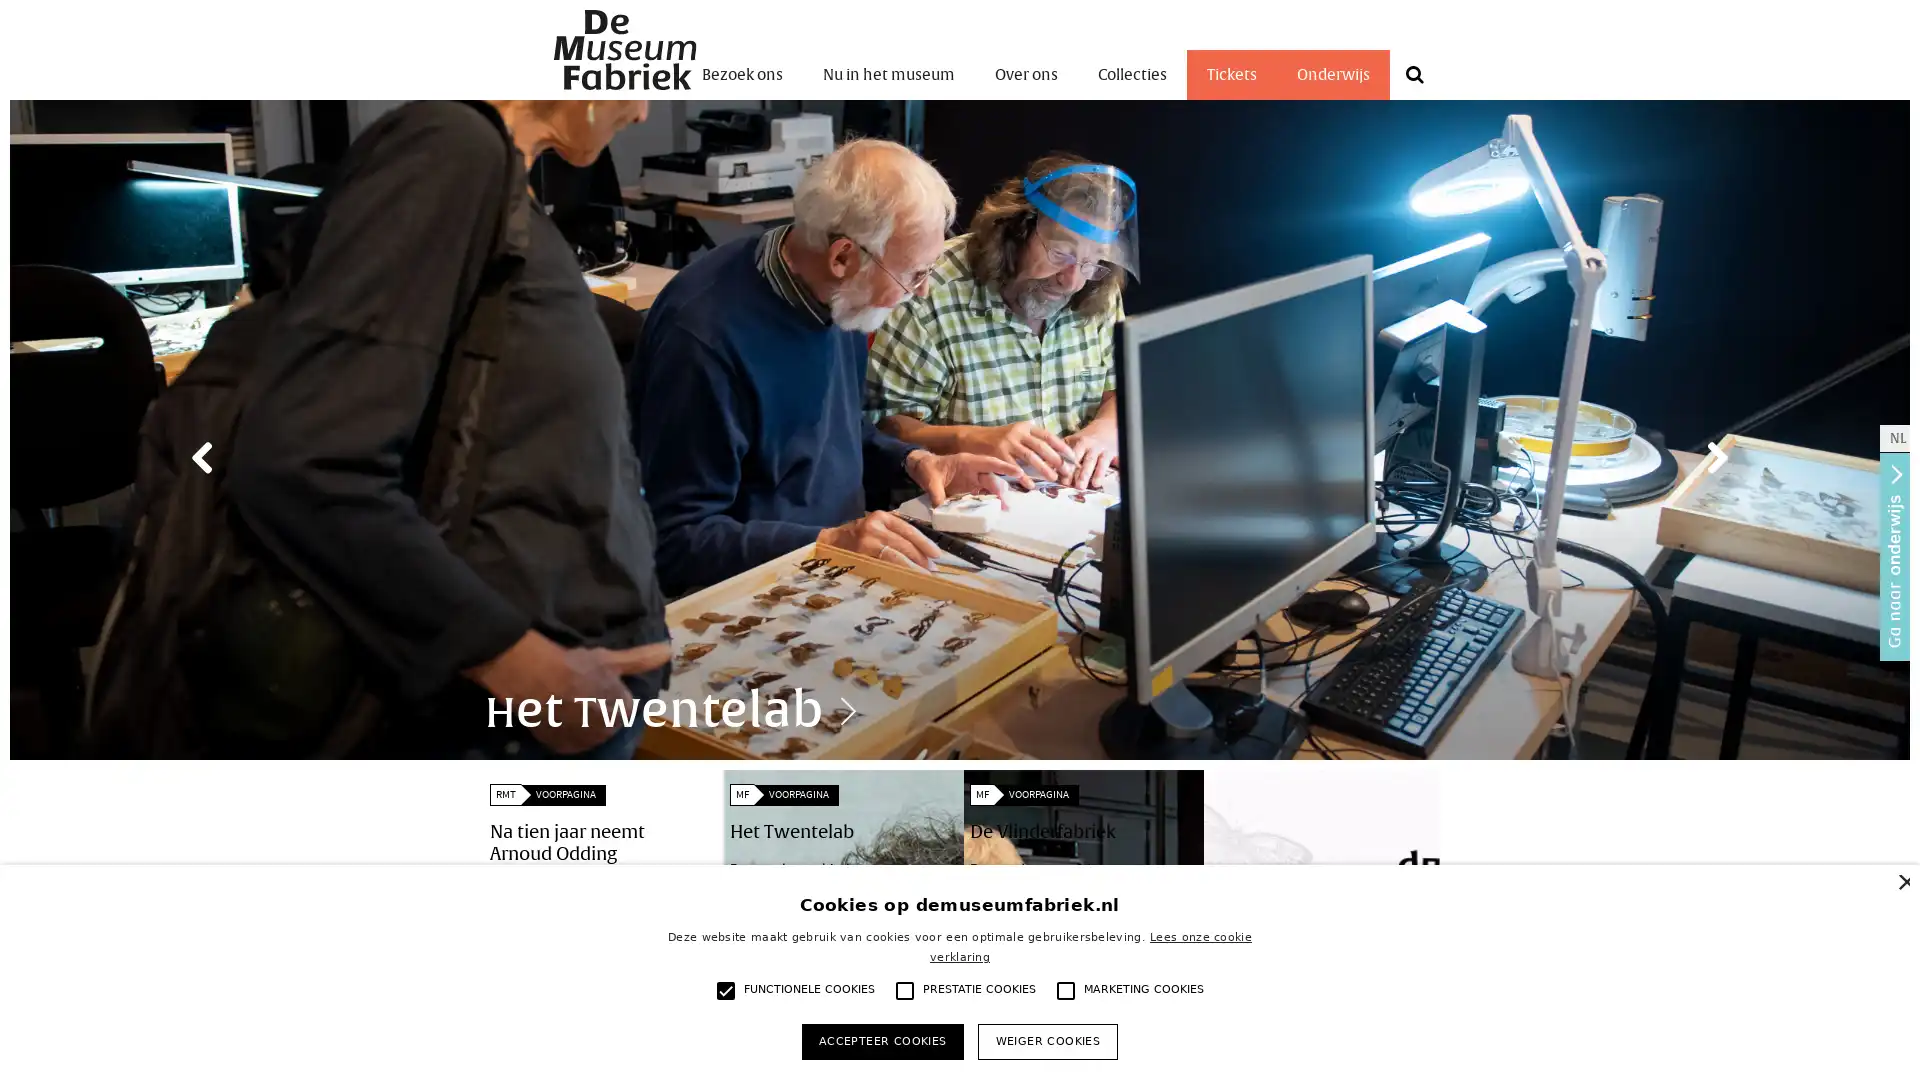 The image size is (1920, 1080). I want to click on ACCEPTEER COOKIES, so click(881, 1040).